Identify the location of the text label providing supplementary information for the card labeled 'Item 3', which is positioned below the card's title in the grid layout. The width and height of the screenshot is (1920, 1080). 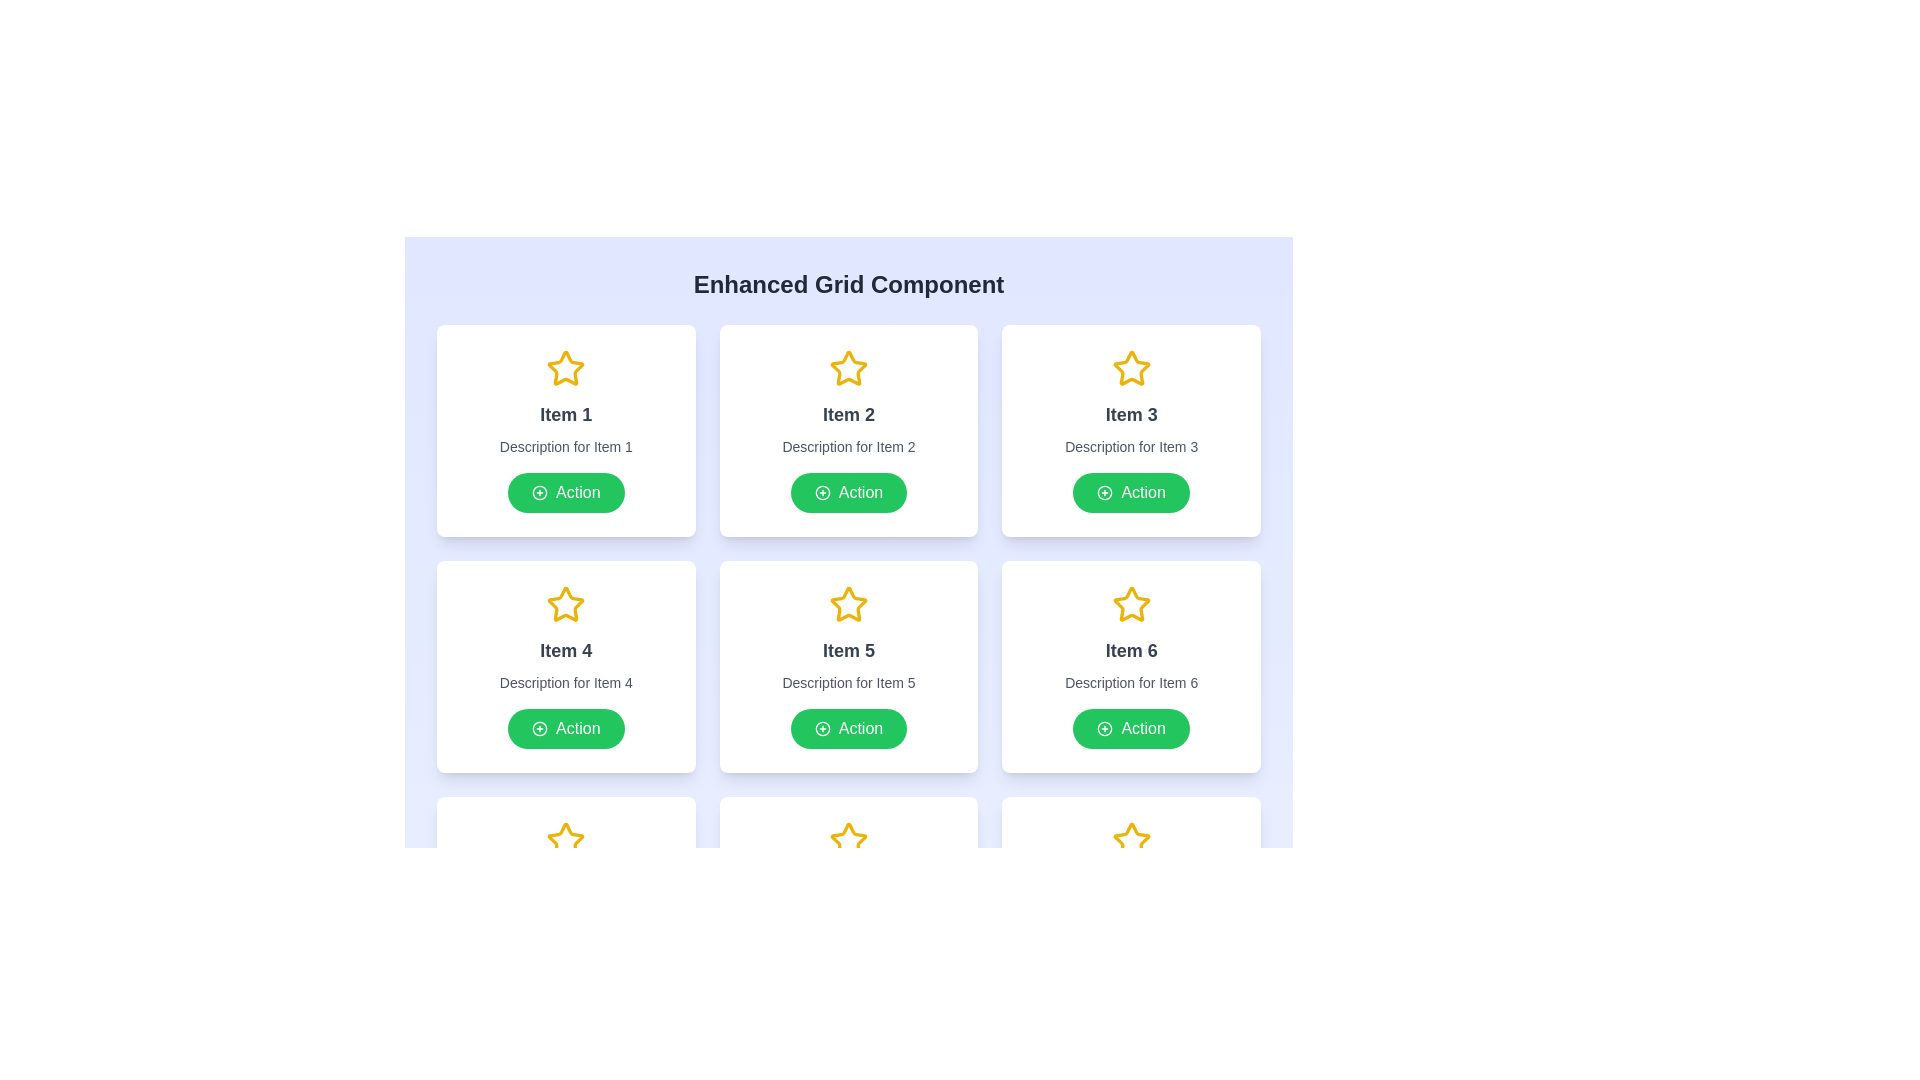
(1131, 446).